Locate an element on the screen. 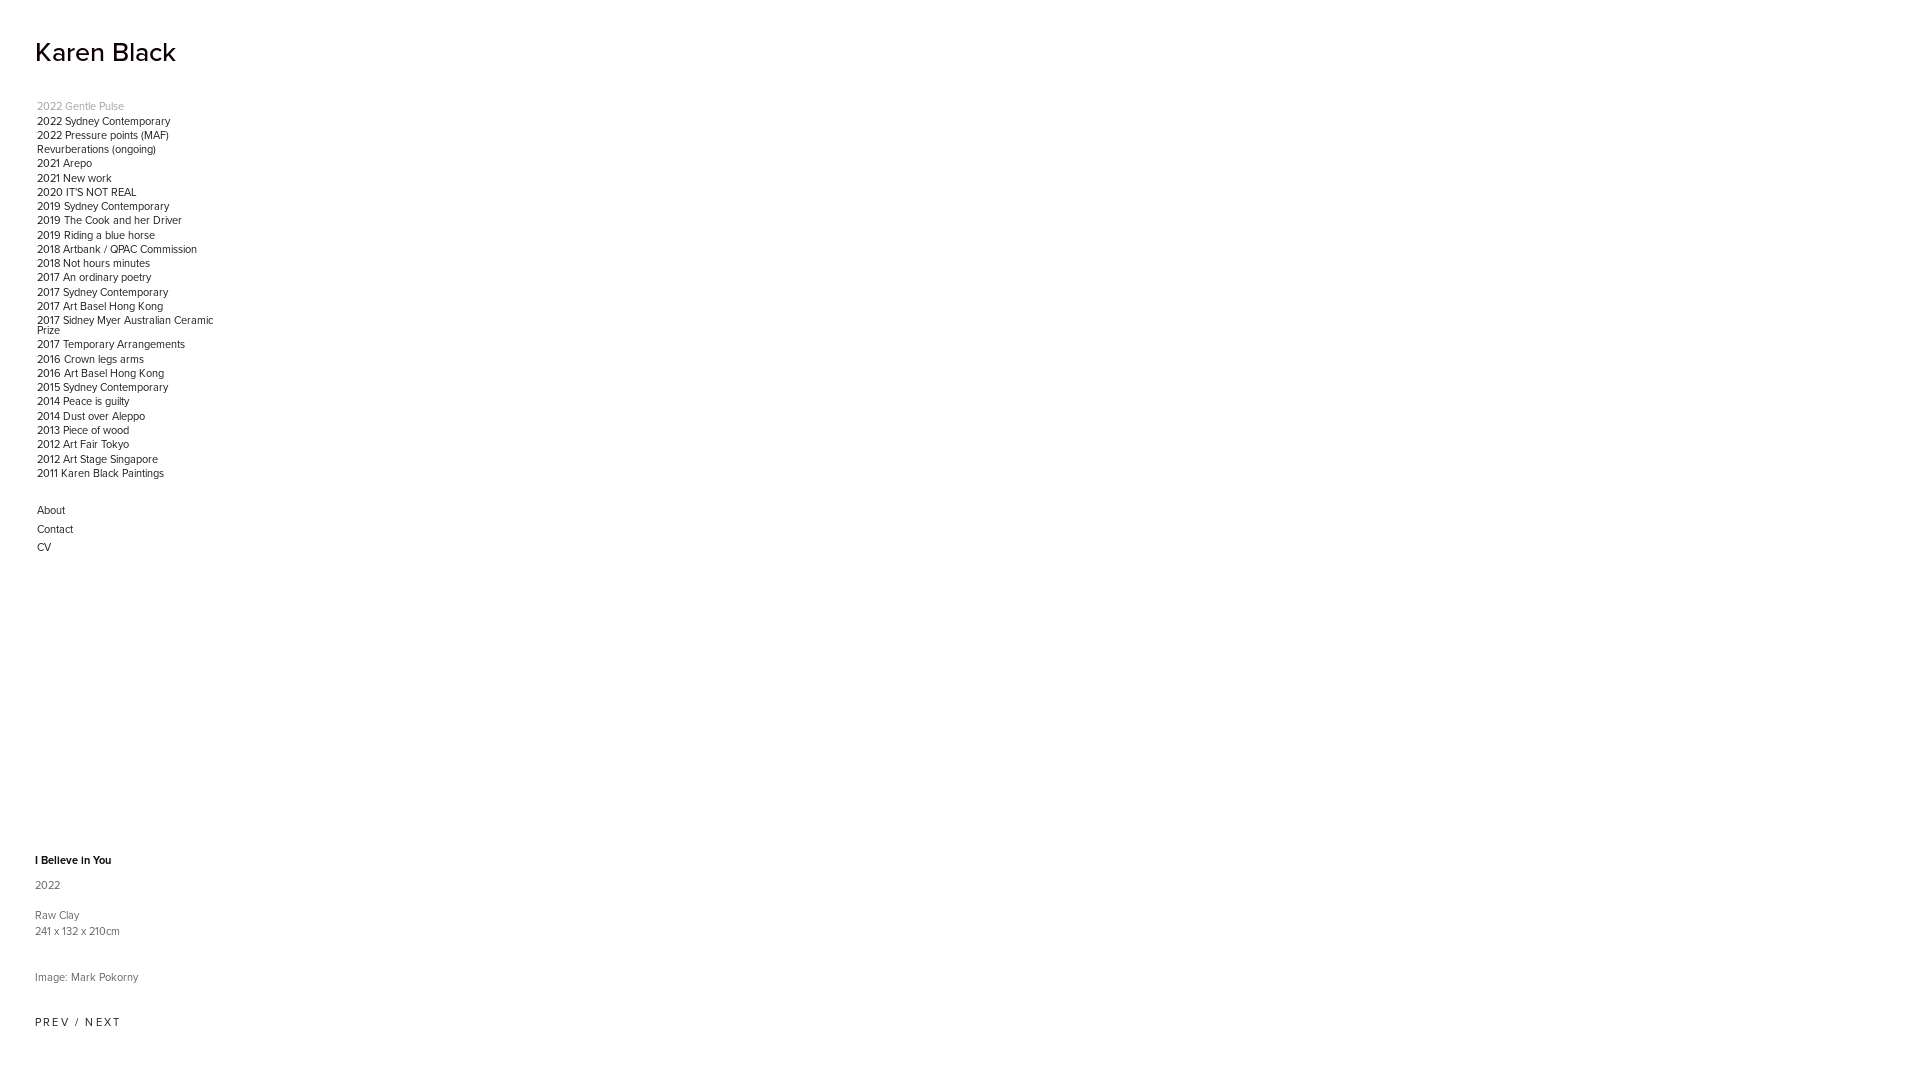 This screenshot has width=1920, height=1080. 'Karen Black' is located at coordinates (104, 50).